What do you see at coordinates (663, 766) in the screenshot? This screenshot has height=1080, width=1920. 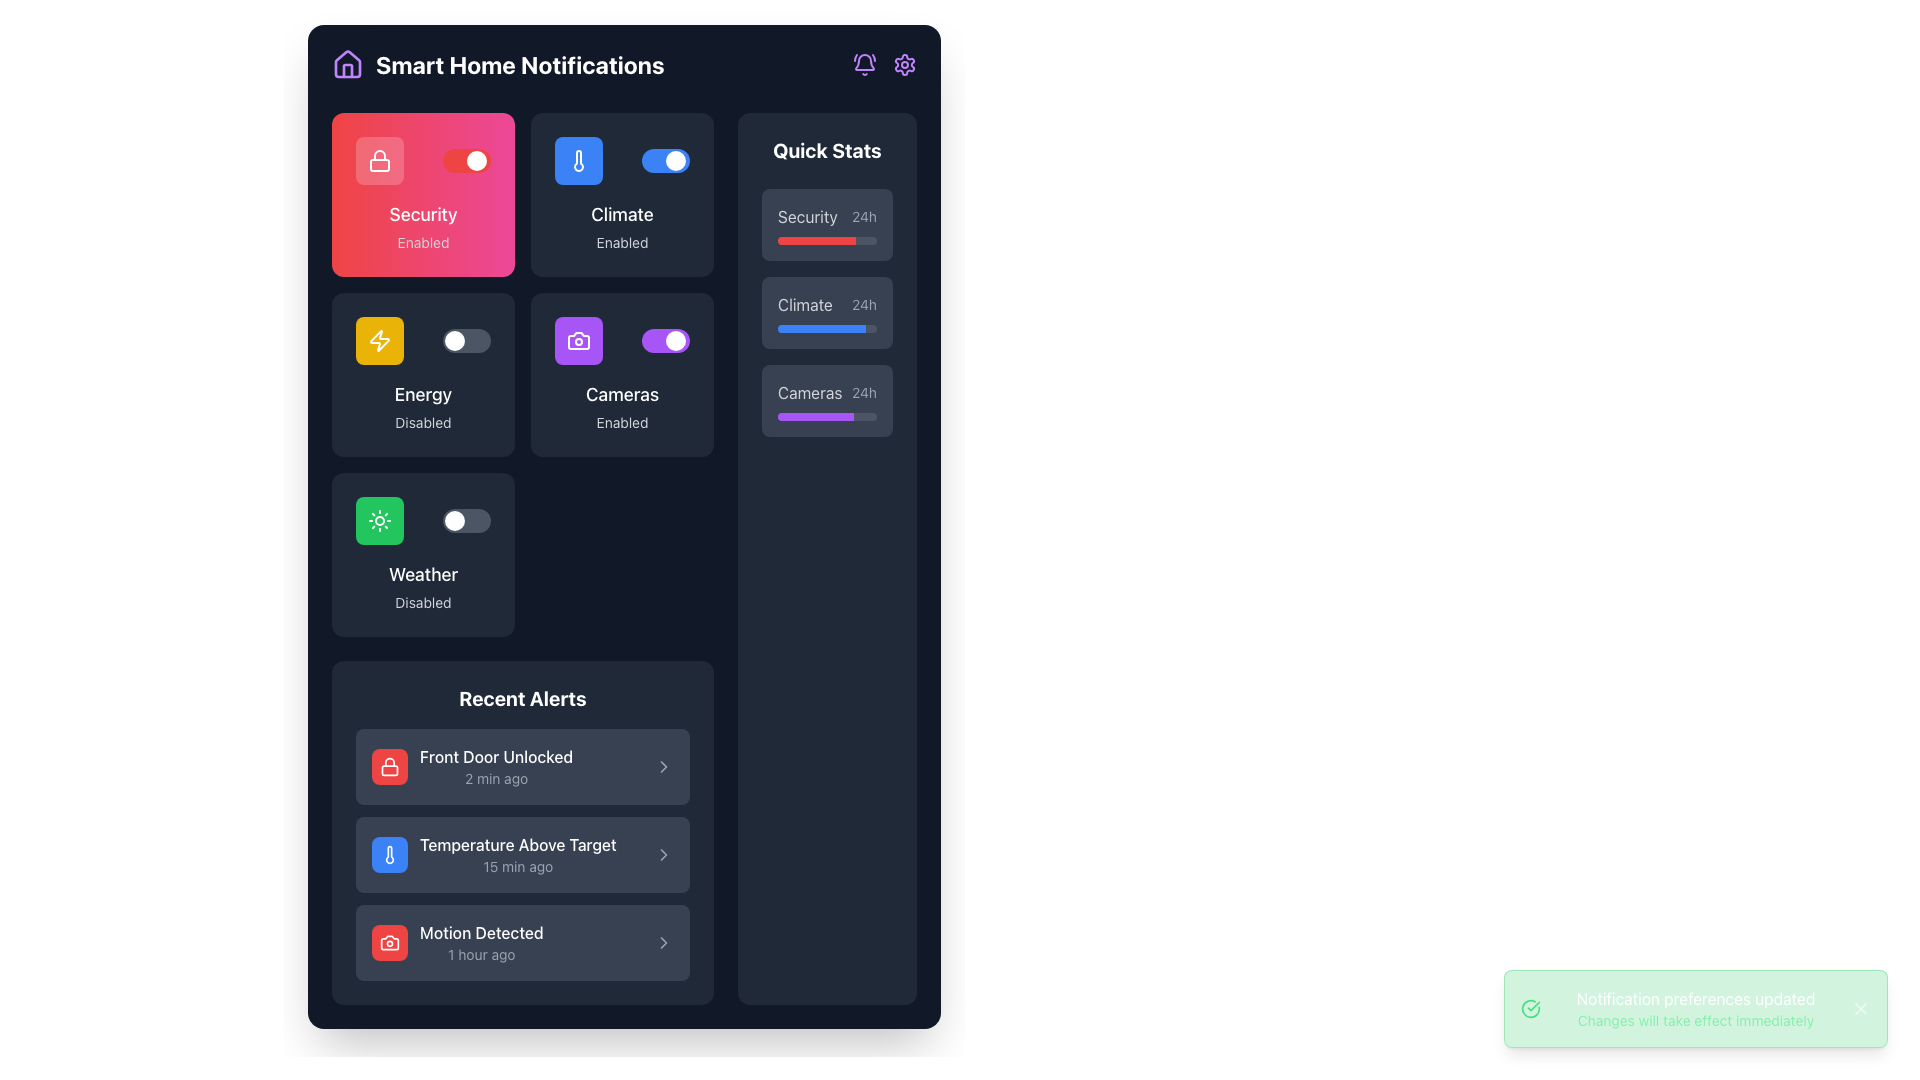 I see `the chevron icon located at the rightmost position within the 'Front Door Unlocked' module` at bounding box center [663, 766].